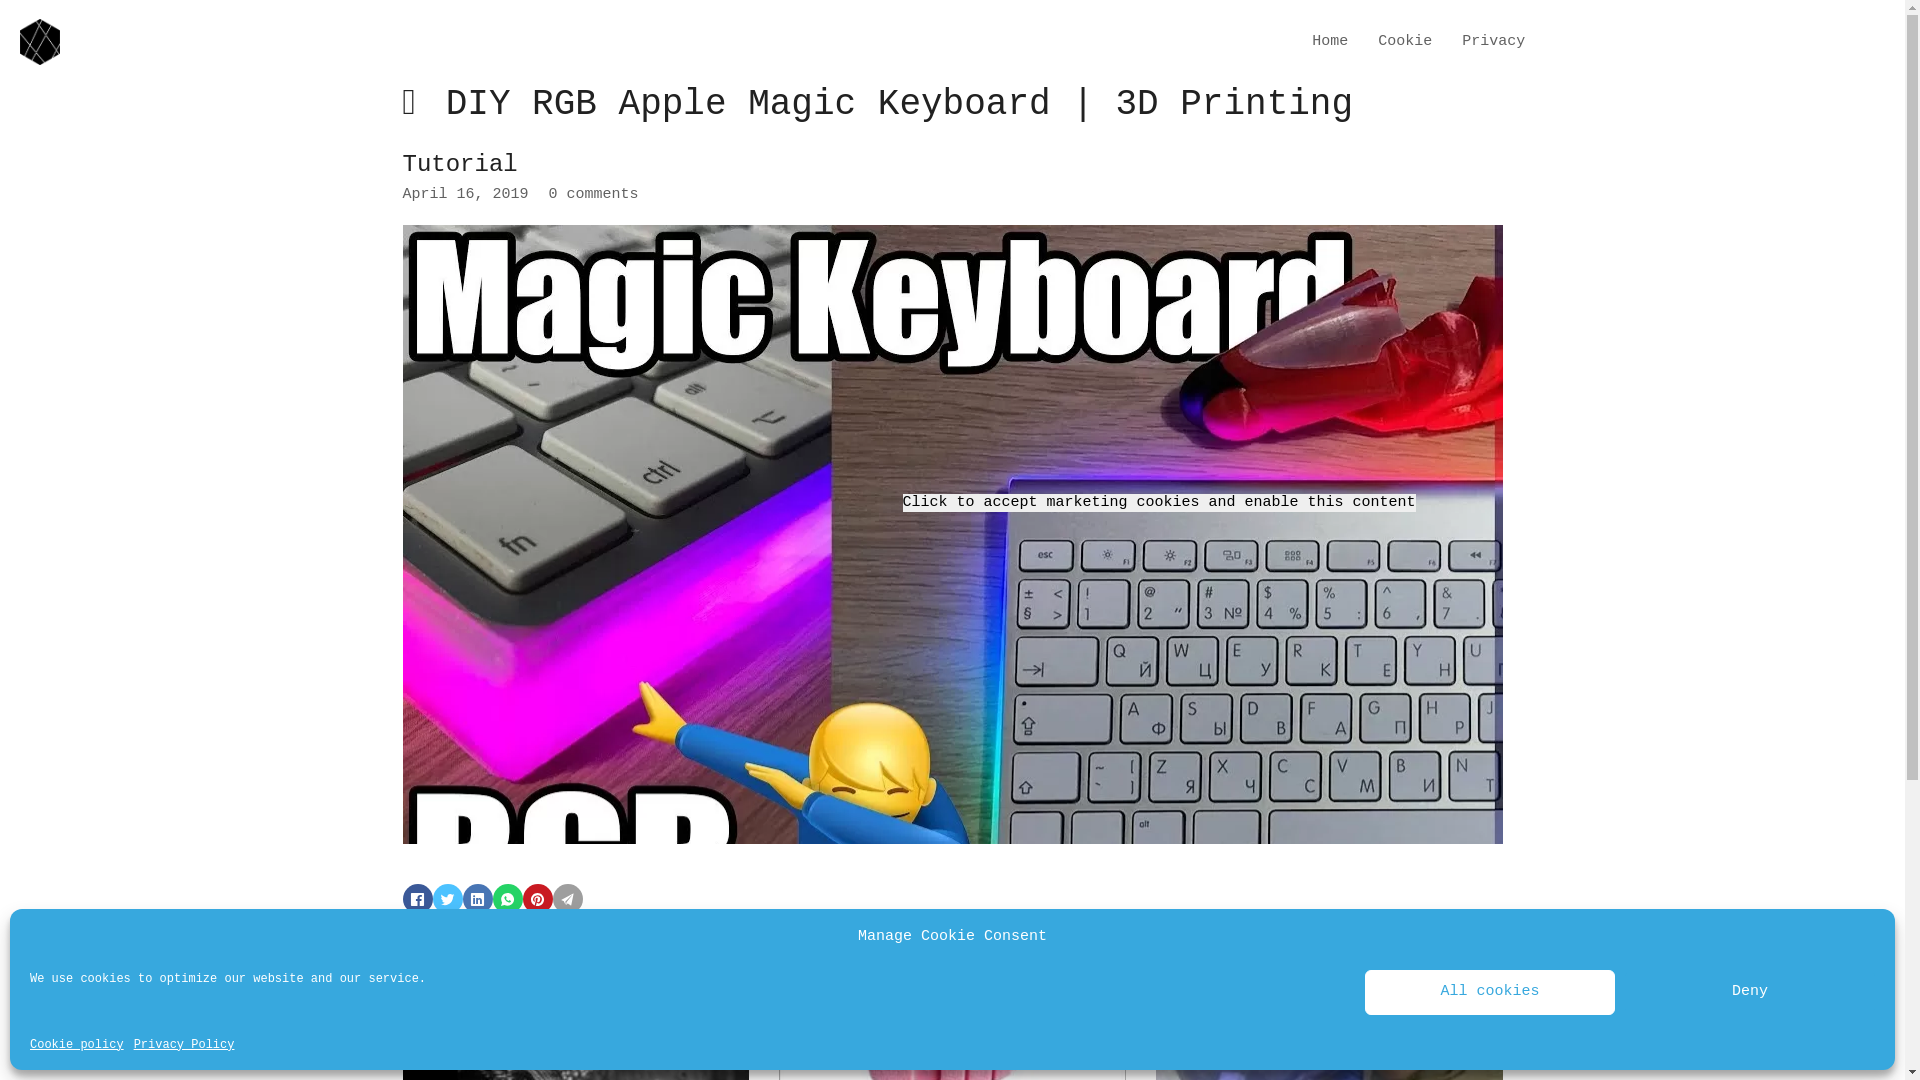  I want to click on 'Home', so click(1311, 42).